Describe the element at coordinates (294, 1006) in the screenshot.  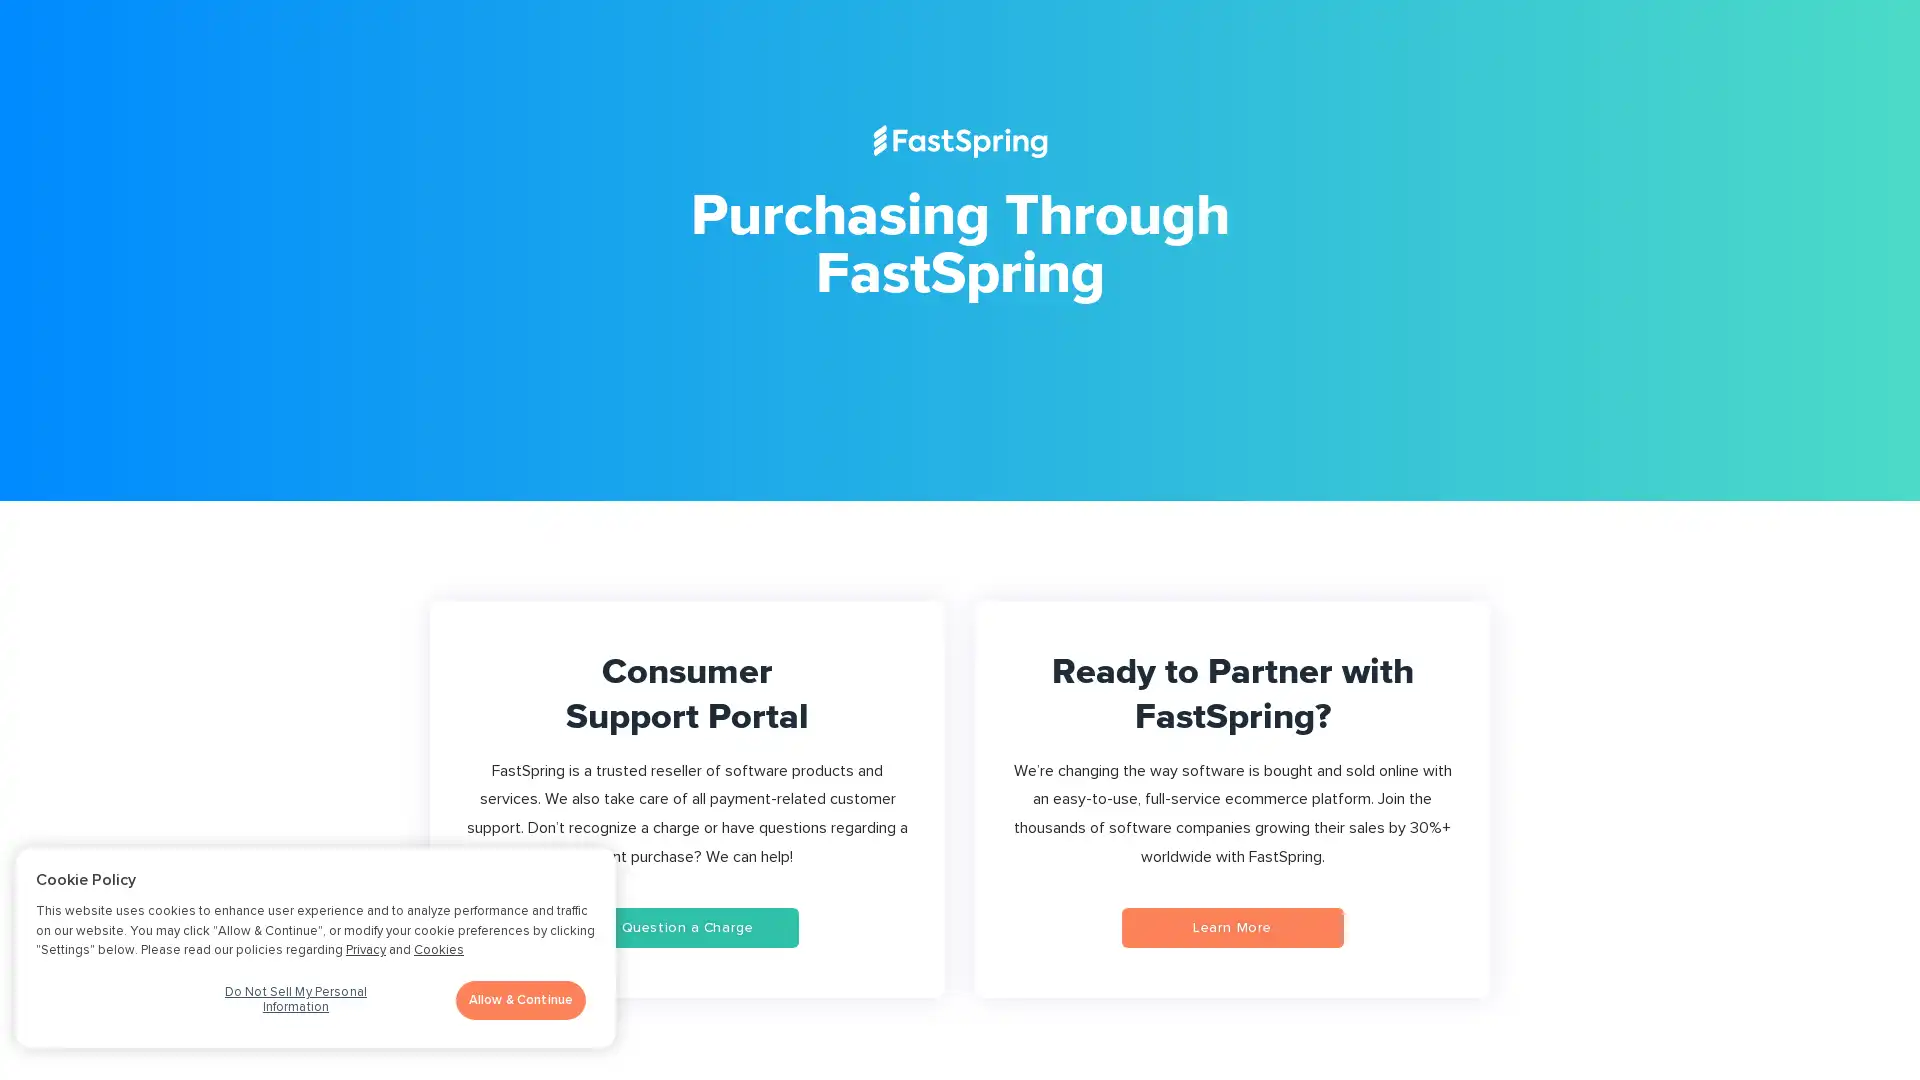
I see `Do Not Sell My Personal Information` at that location.